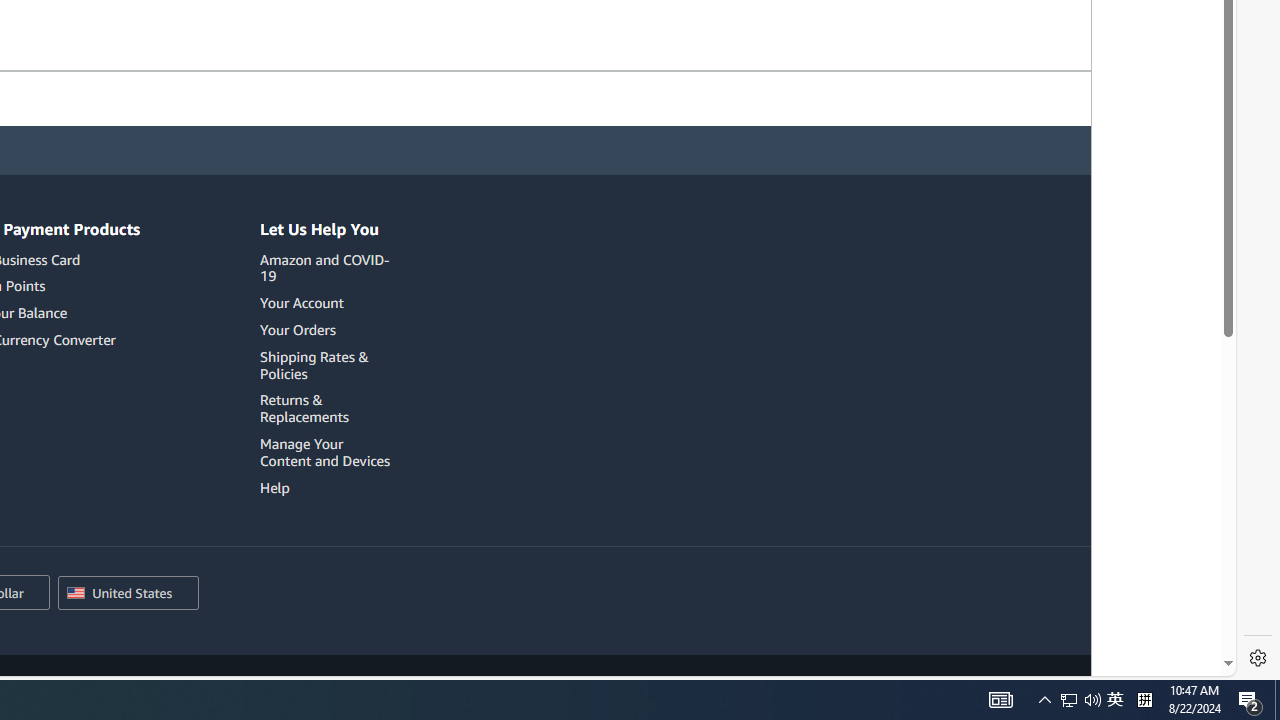 The height and width of the screenshot is (720, 1280). What do you see at coordinates (325, 266) in the screenshot?
I see `'Amazon and COVID-19'` at bounding box center [325, 266].